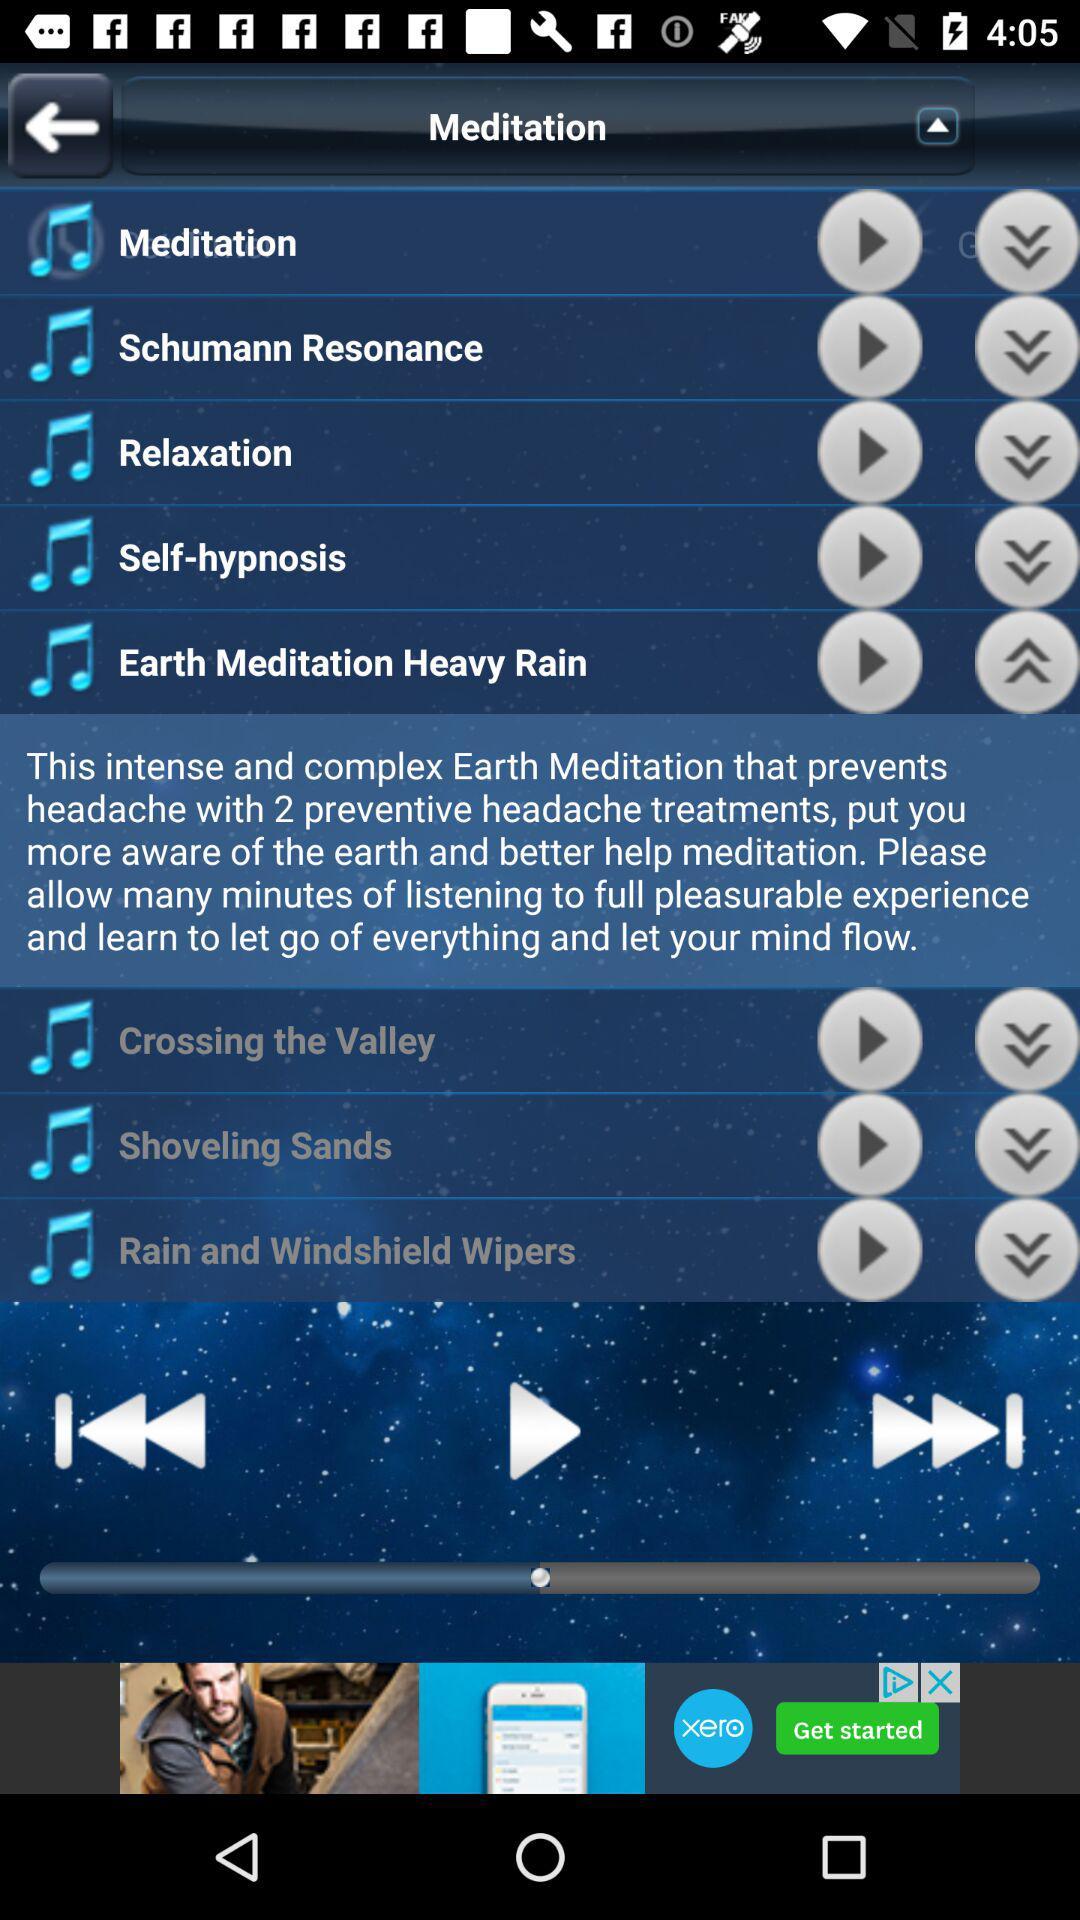  What do you see at coordinates (944, 124) in the screenshot?
I see `the symbol` at bounding box center [944, 124].